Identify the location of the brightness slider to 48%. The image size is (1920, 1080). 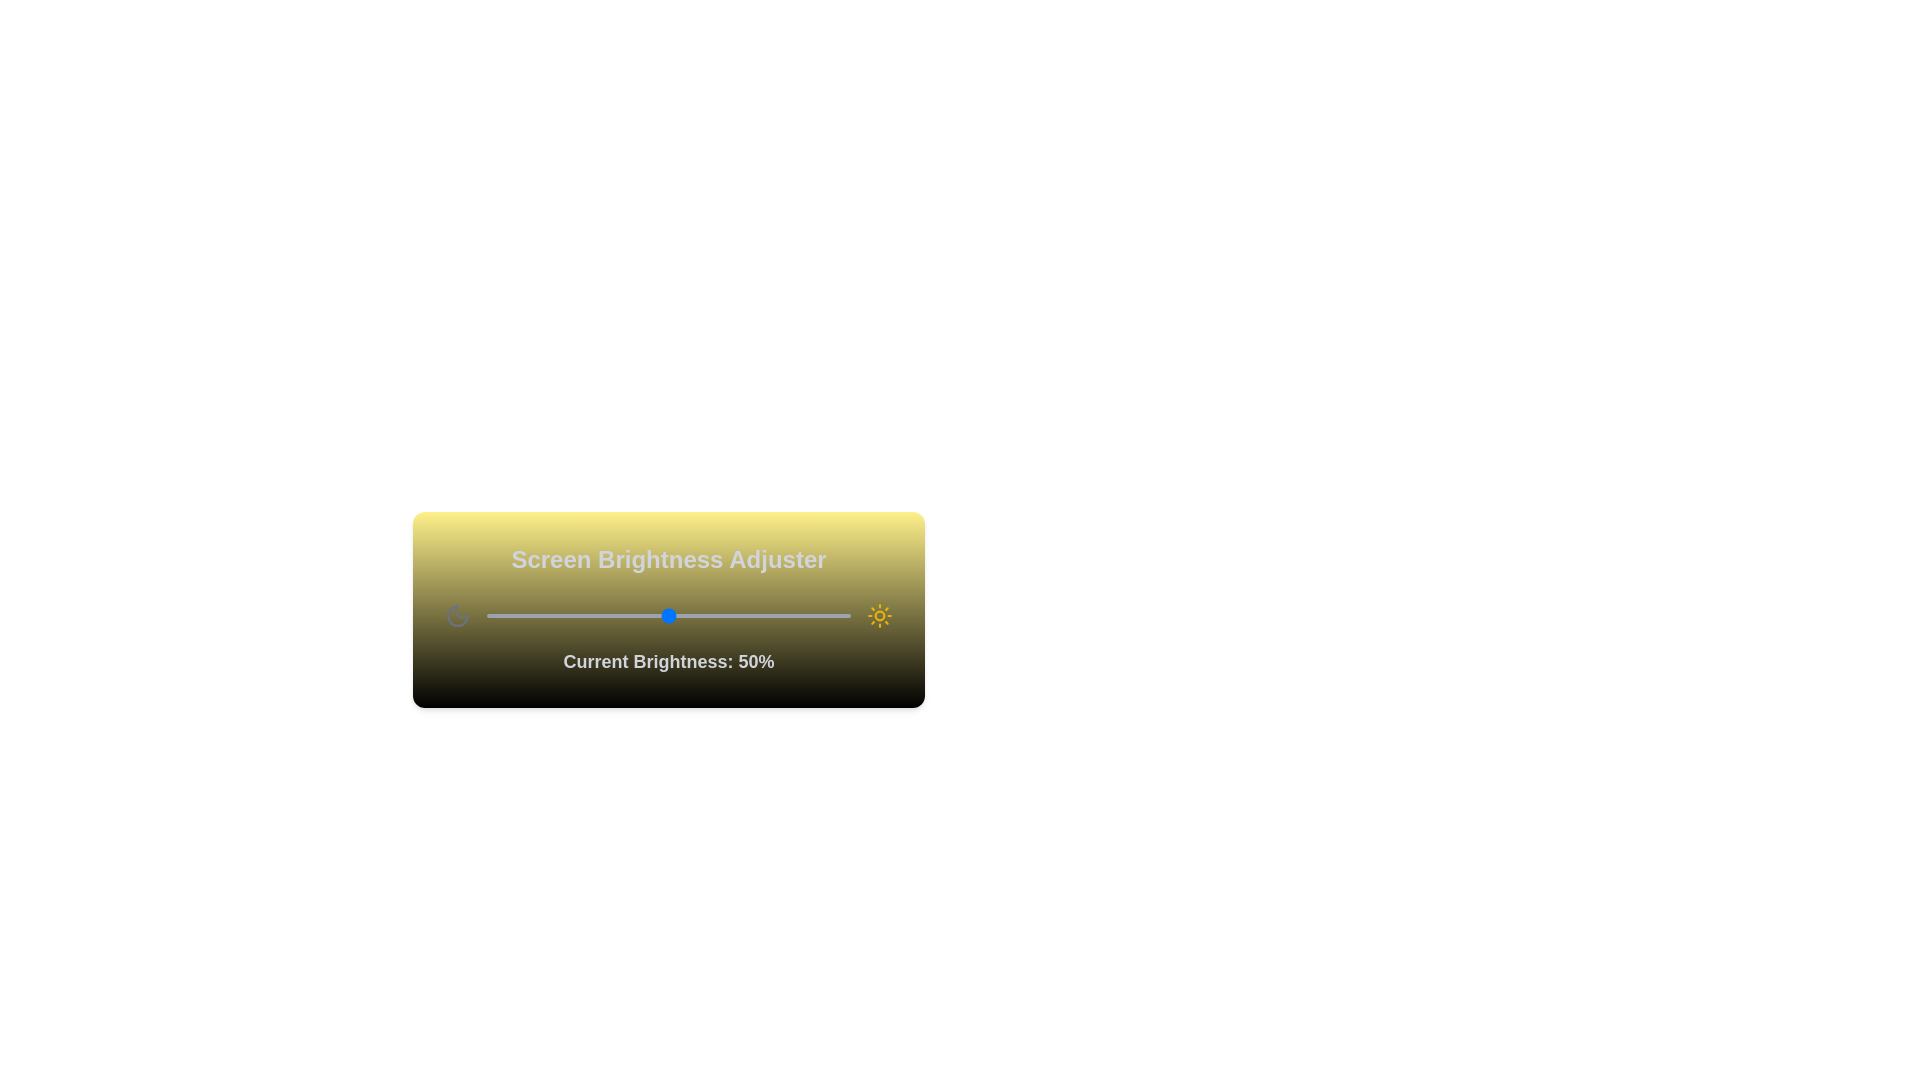
(661, 615).